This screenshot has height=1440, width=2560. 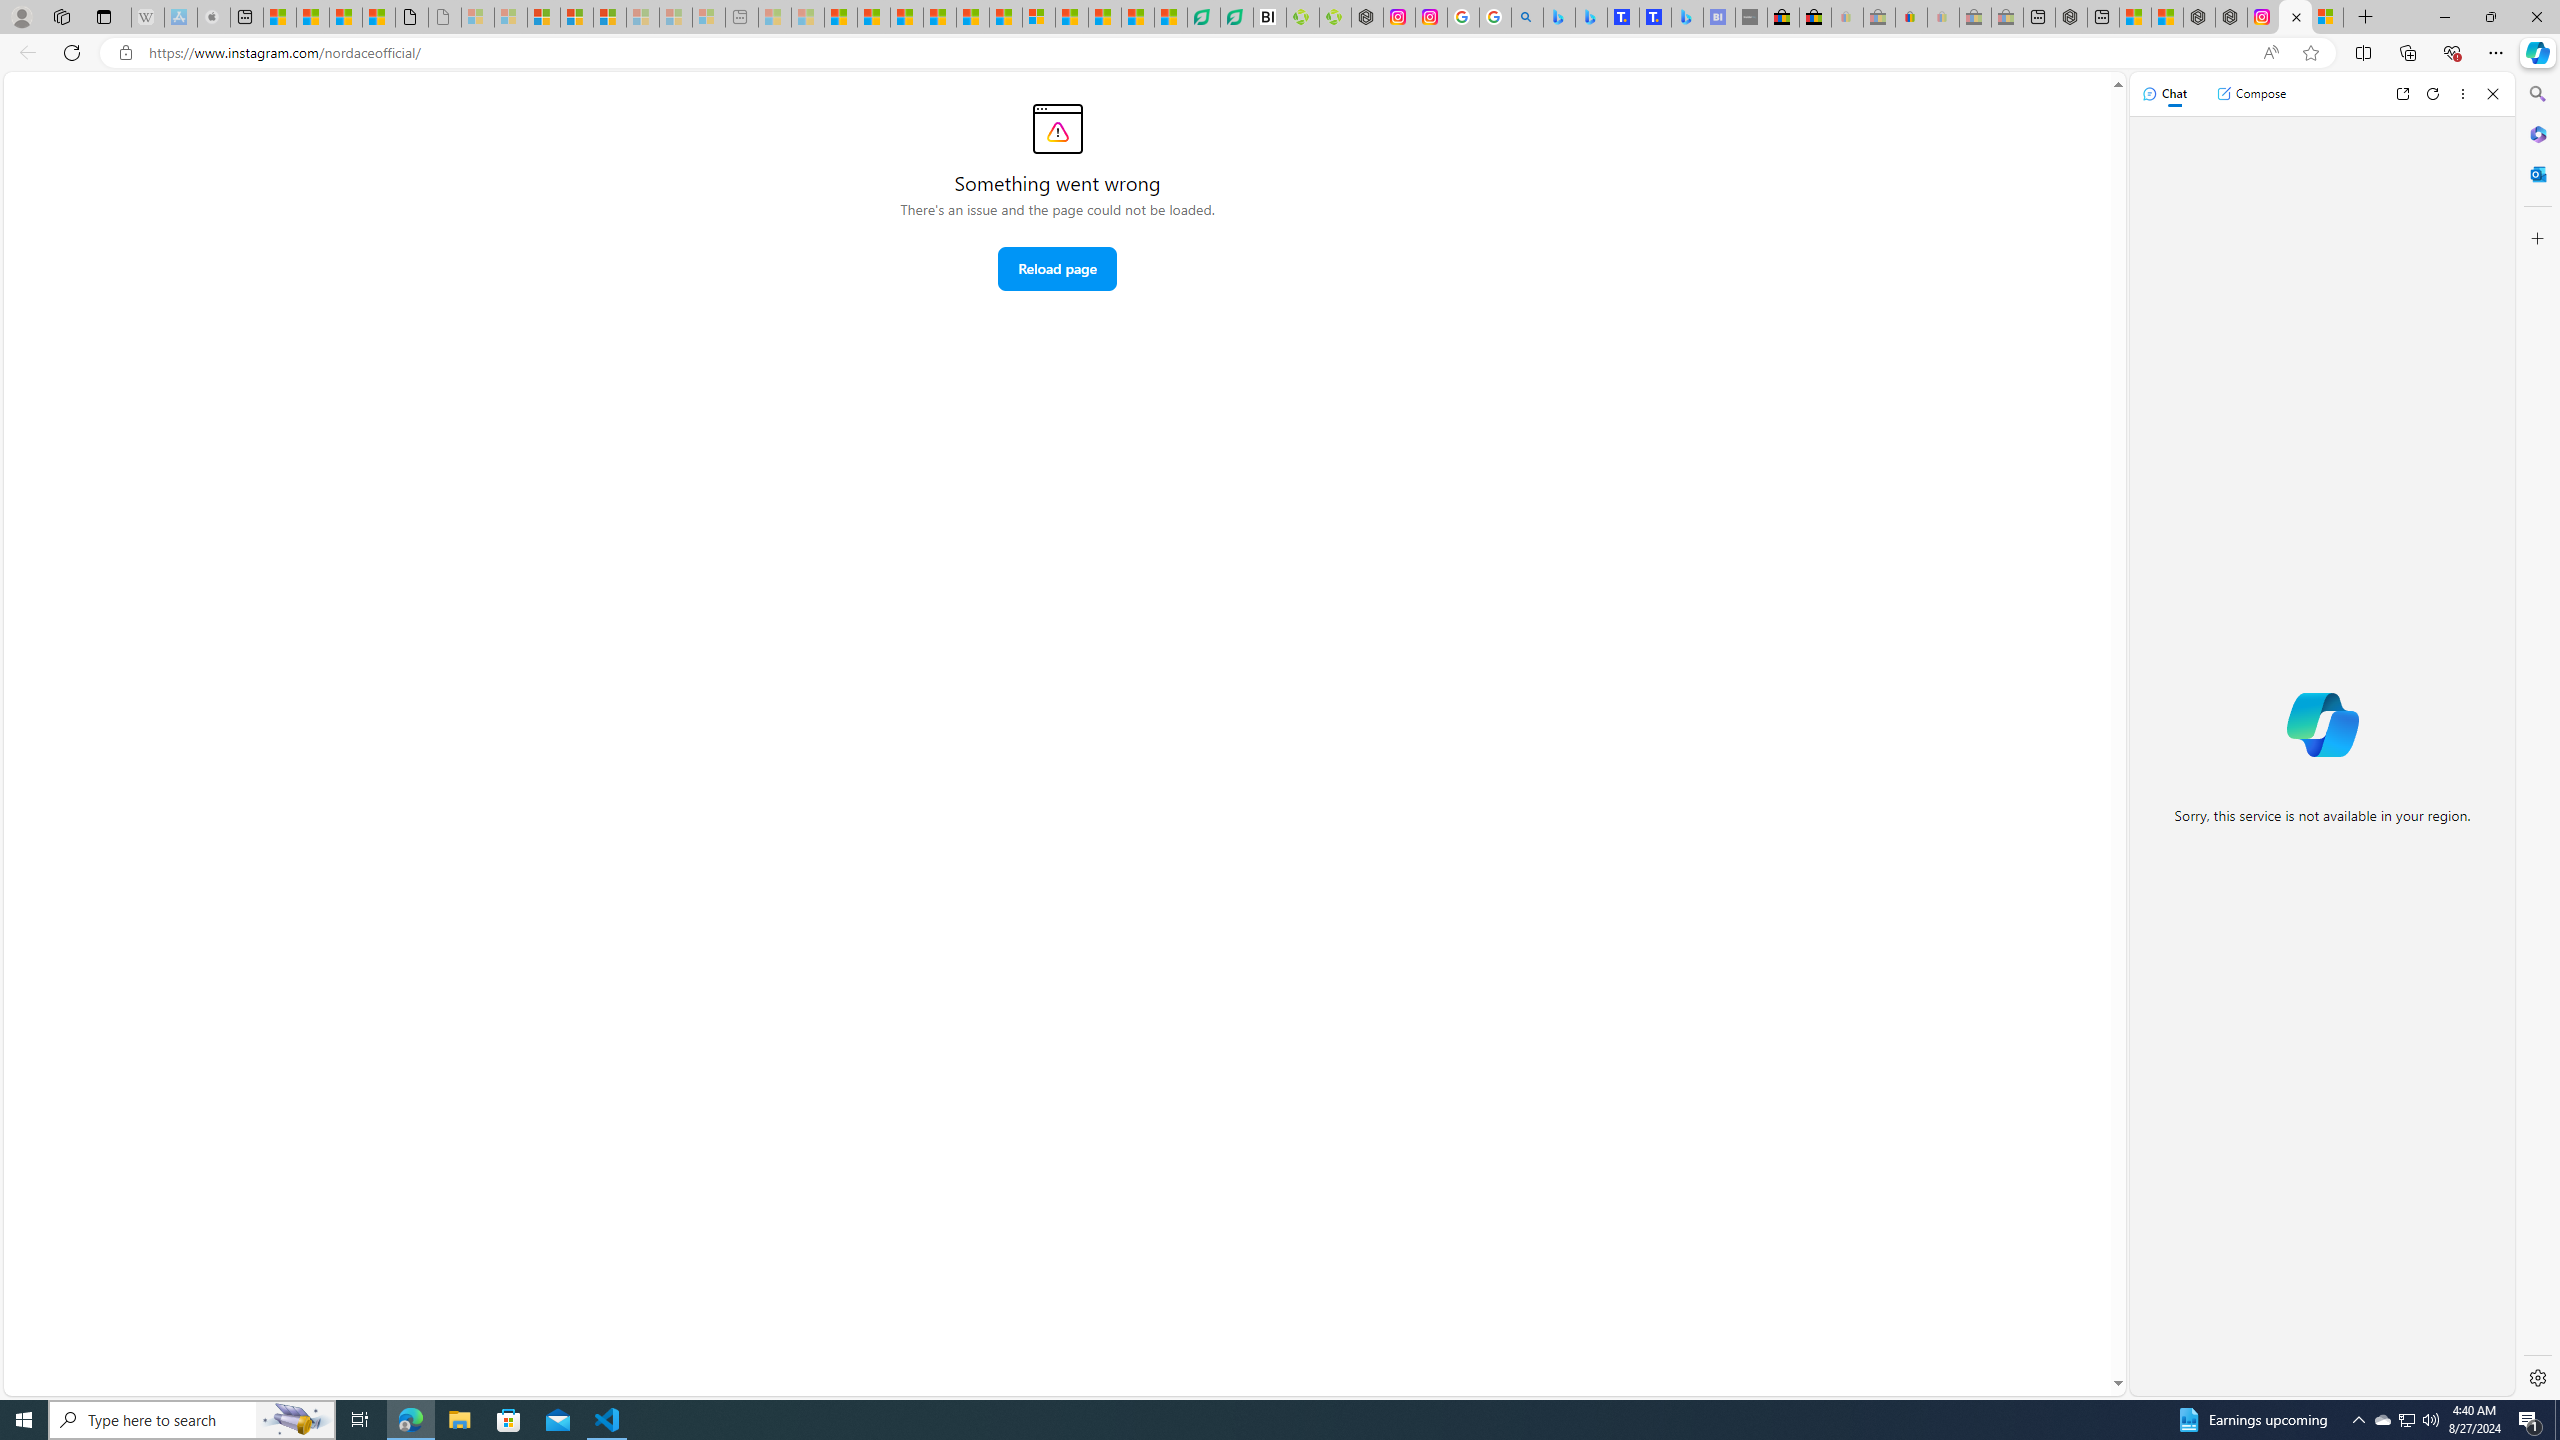 I want to click on 'Shangri-La Bangkok, Hotel reviews and Room rates', so click(x=1655, y=16).